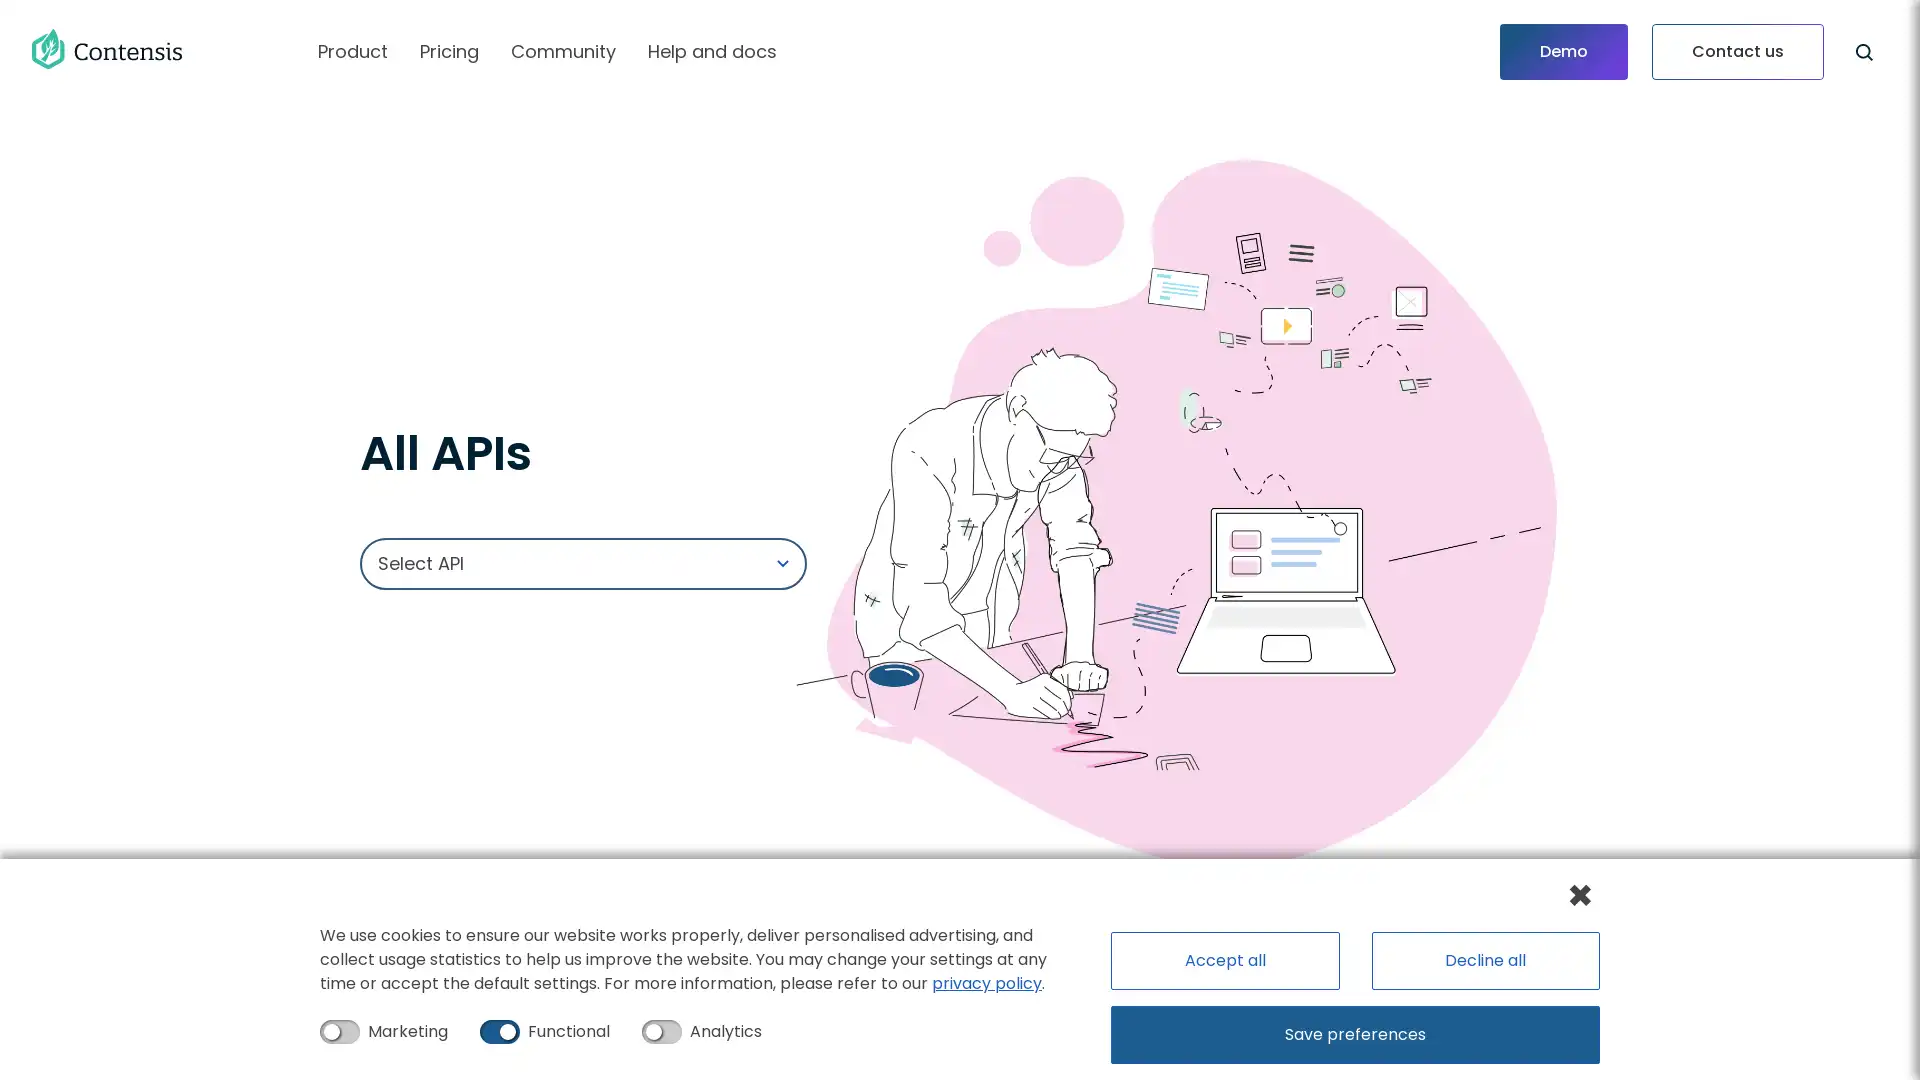 This screenshot has width=1920, height=1080. Describe the element at coordinates (1578, 893) in the screenshot. I see `Close` at that location.